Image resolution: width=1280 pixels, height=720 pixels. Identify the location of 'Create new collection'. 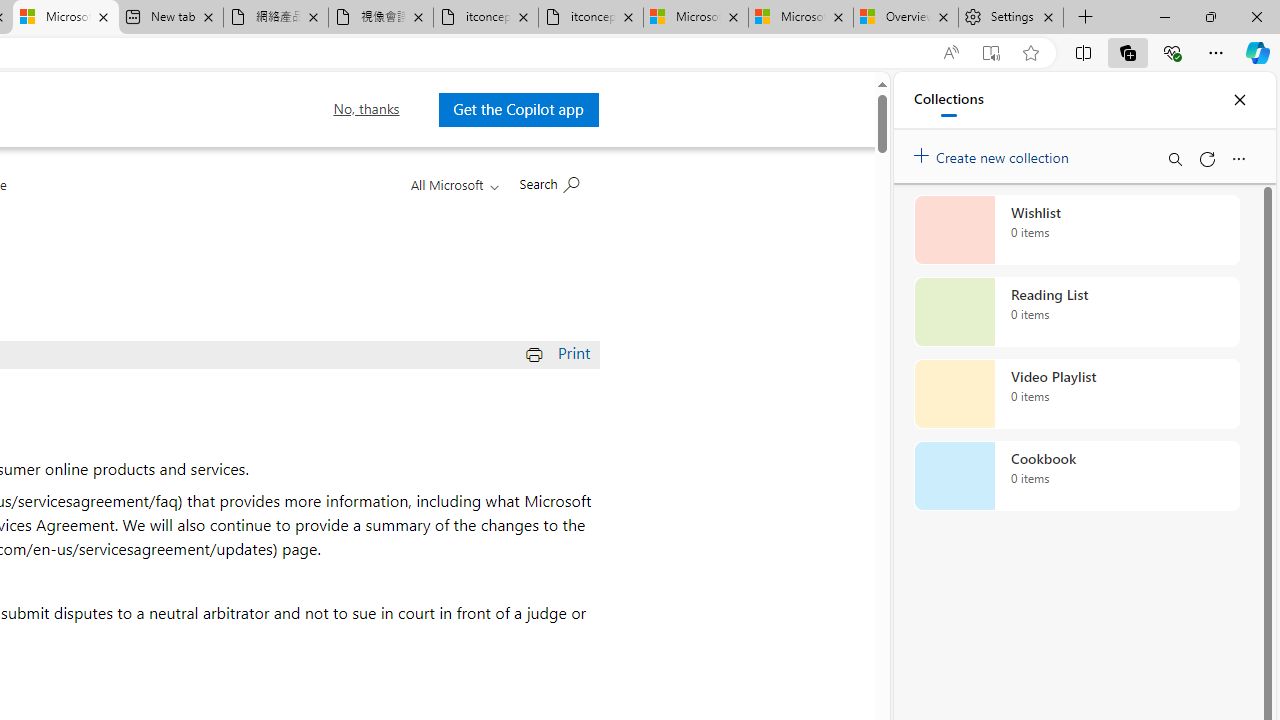
(995, 152).